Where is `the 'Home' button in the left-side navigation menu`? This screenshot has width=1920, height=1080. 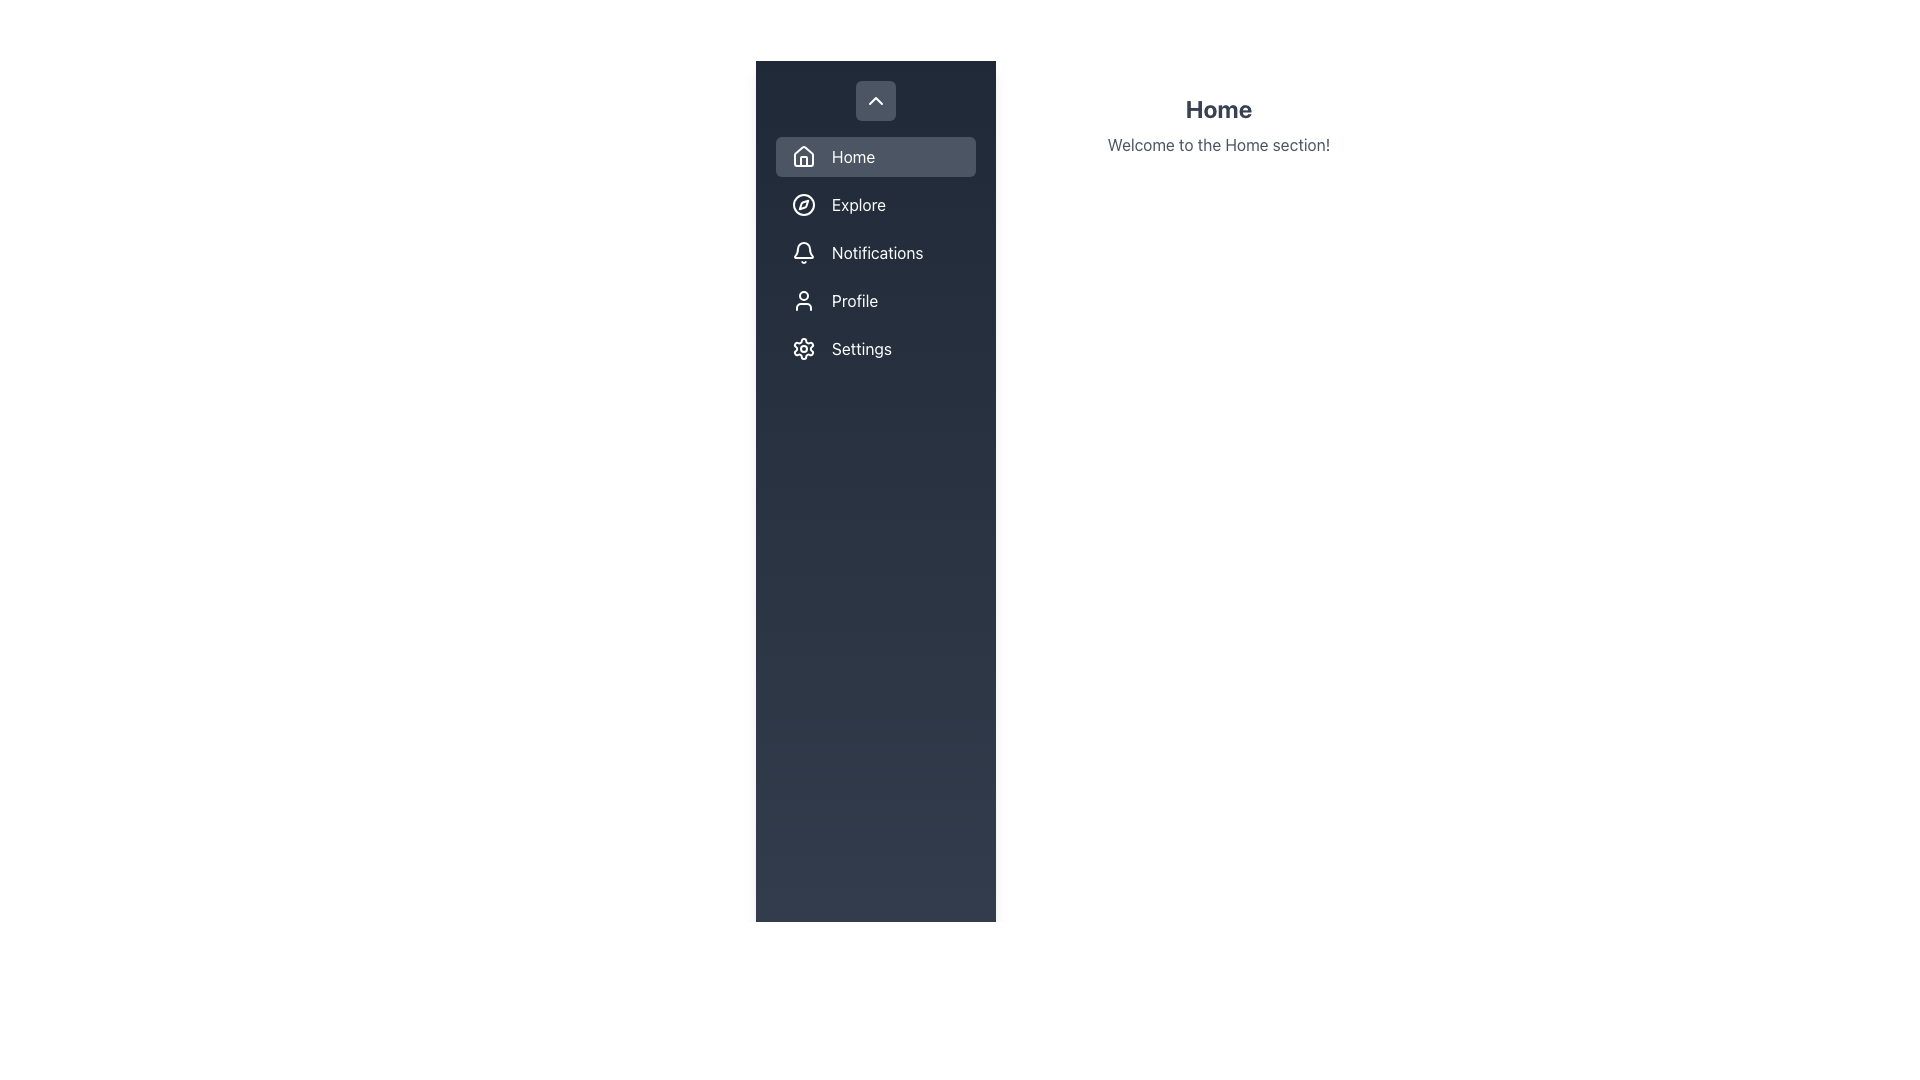
the 'Home' button in the left-side navigation menu is located at coordinates (875, 156).